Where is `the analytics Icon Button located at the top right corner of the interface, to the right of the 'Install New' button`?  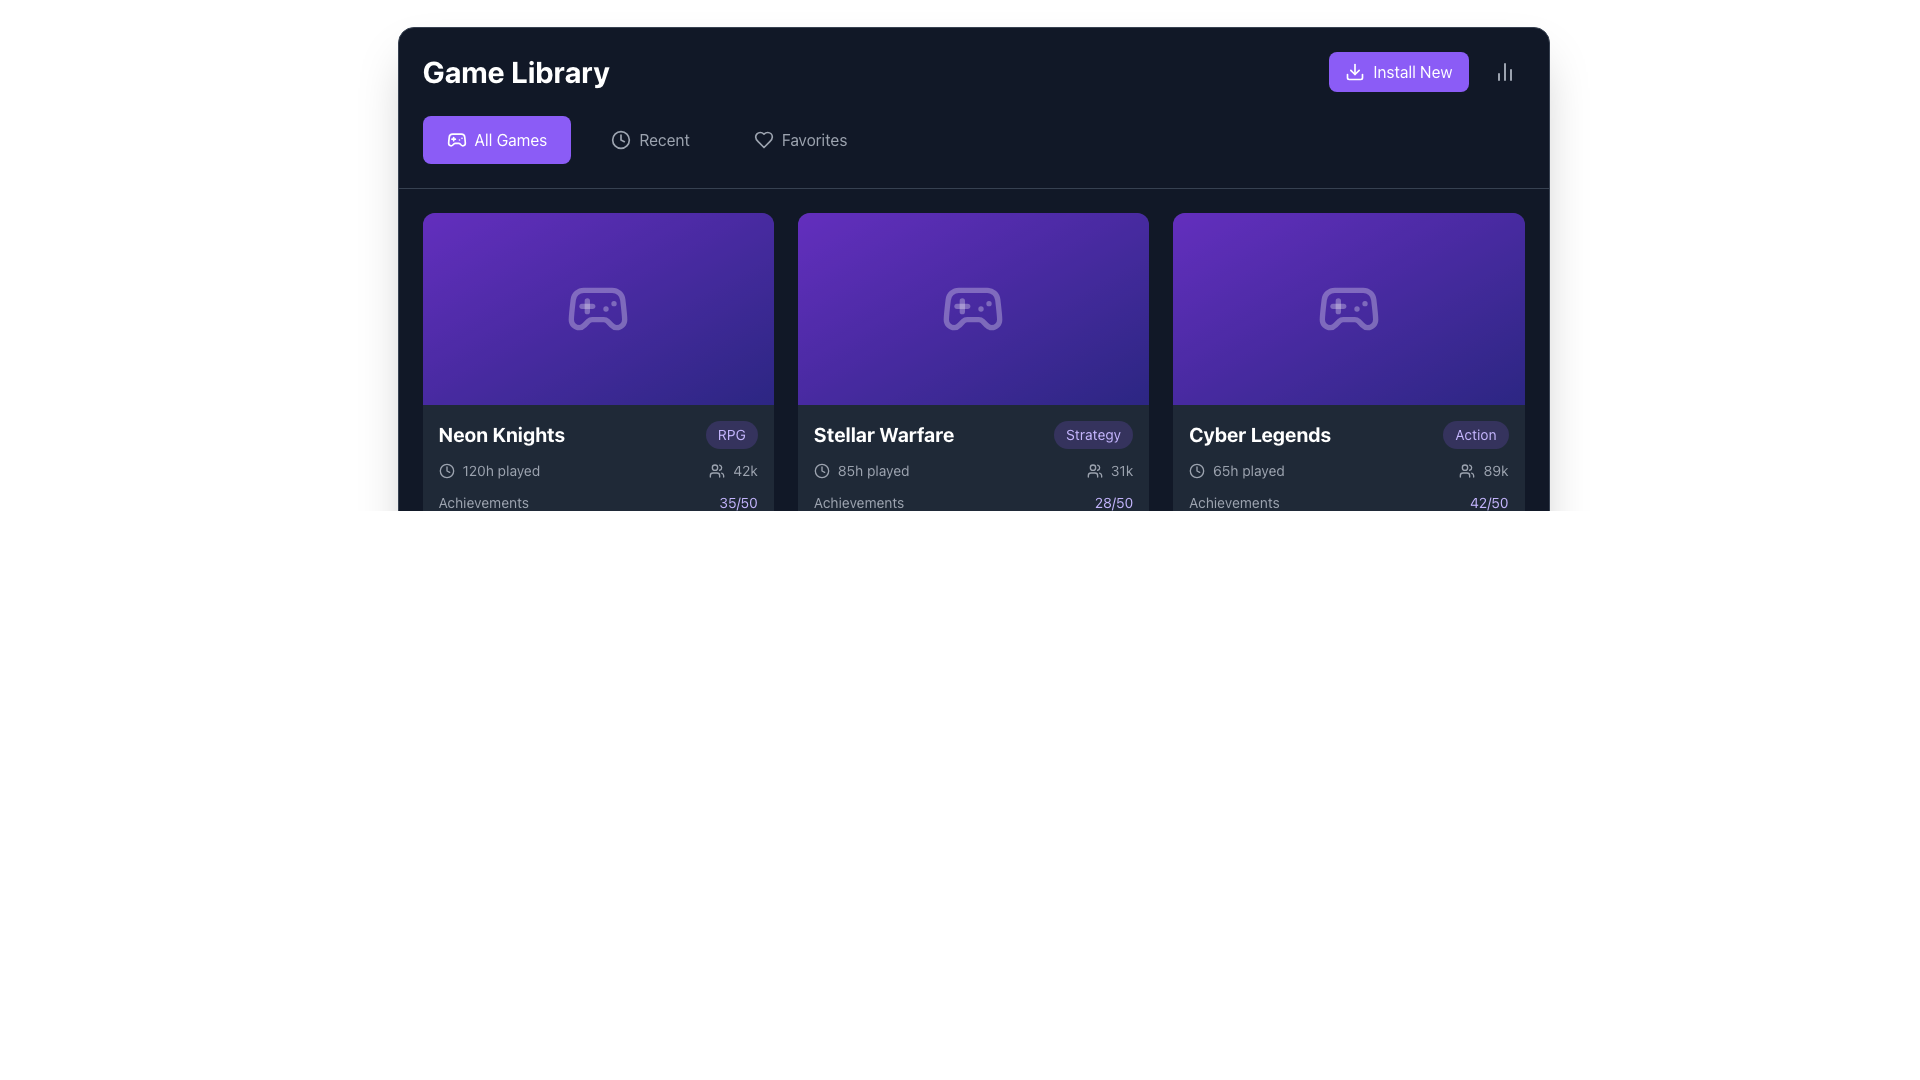
the analytics Icon Button located at the top right corner of the interface, to the right of the 'Install New' button is located at coordinates (1504, 71).